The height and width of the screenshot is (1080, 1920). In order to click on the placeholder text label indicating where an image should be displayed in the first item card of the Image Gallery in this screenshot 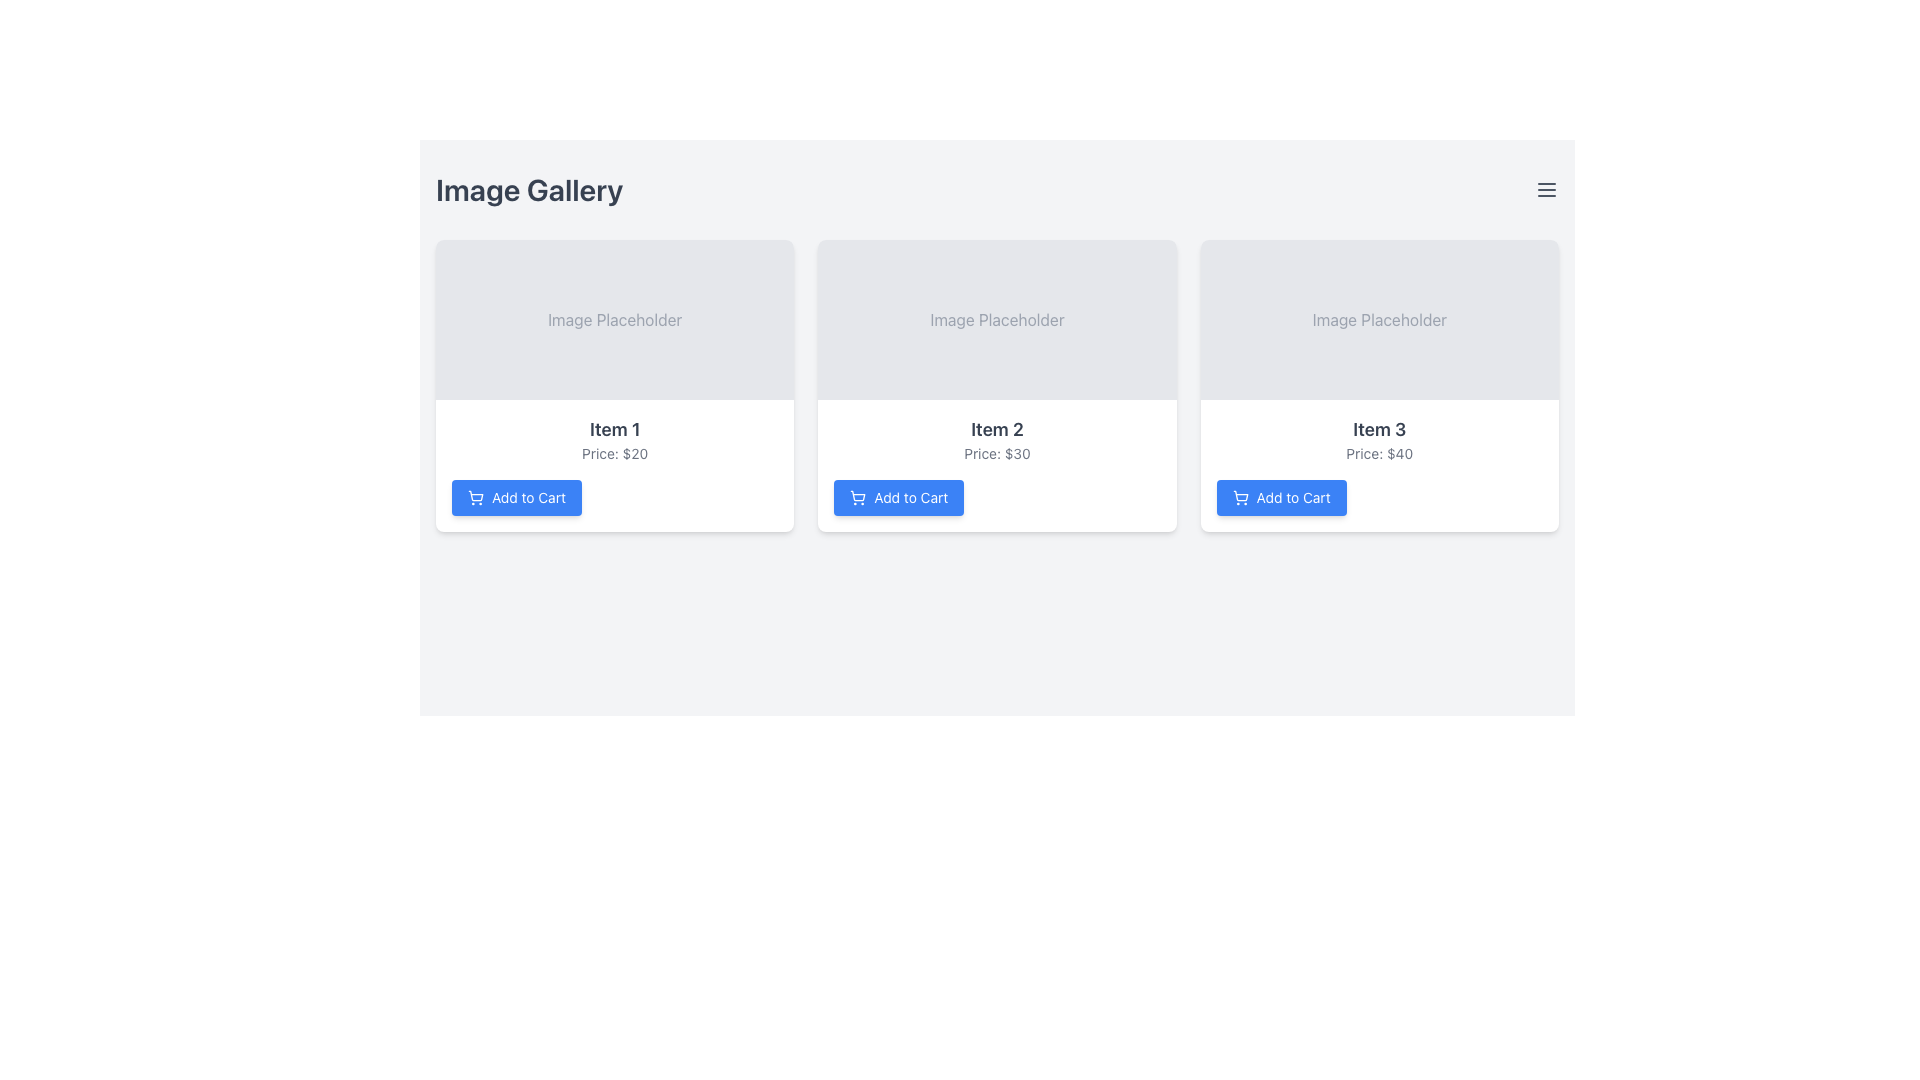, I will do `click(614, 319)`.